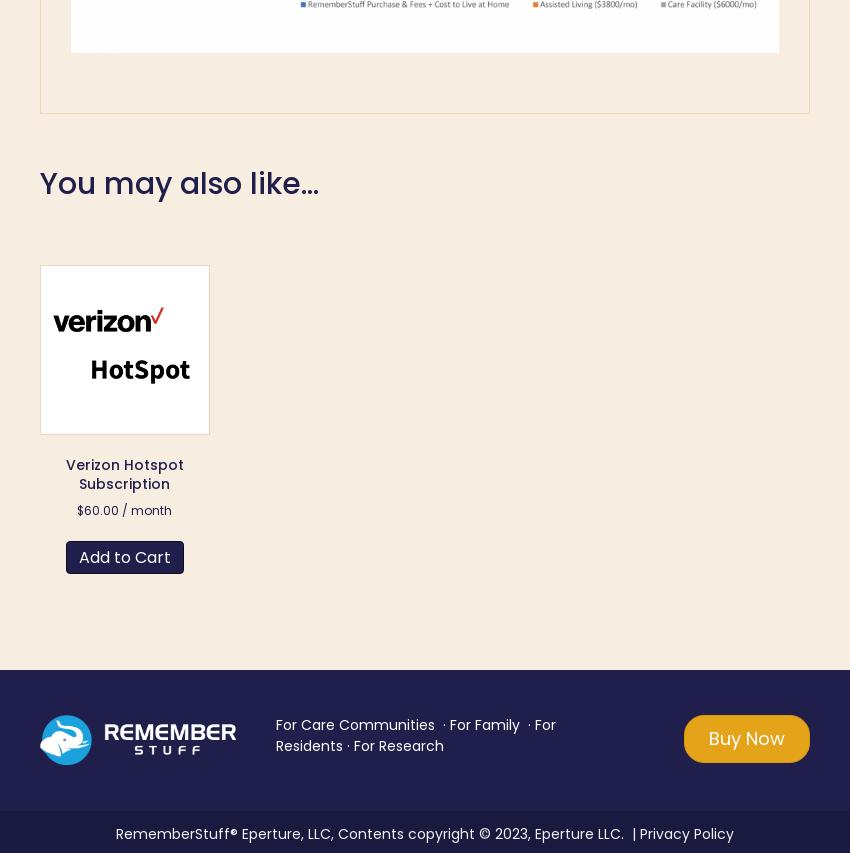 The image size is (850, 853). What do you see at coordinates (483, 723) in the screenshot?
I see `'For Family'` at bounding box center [483, 723].